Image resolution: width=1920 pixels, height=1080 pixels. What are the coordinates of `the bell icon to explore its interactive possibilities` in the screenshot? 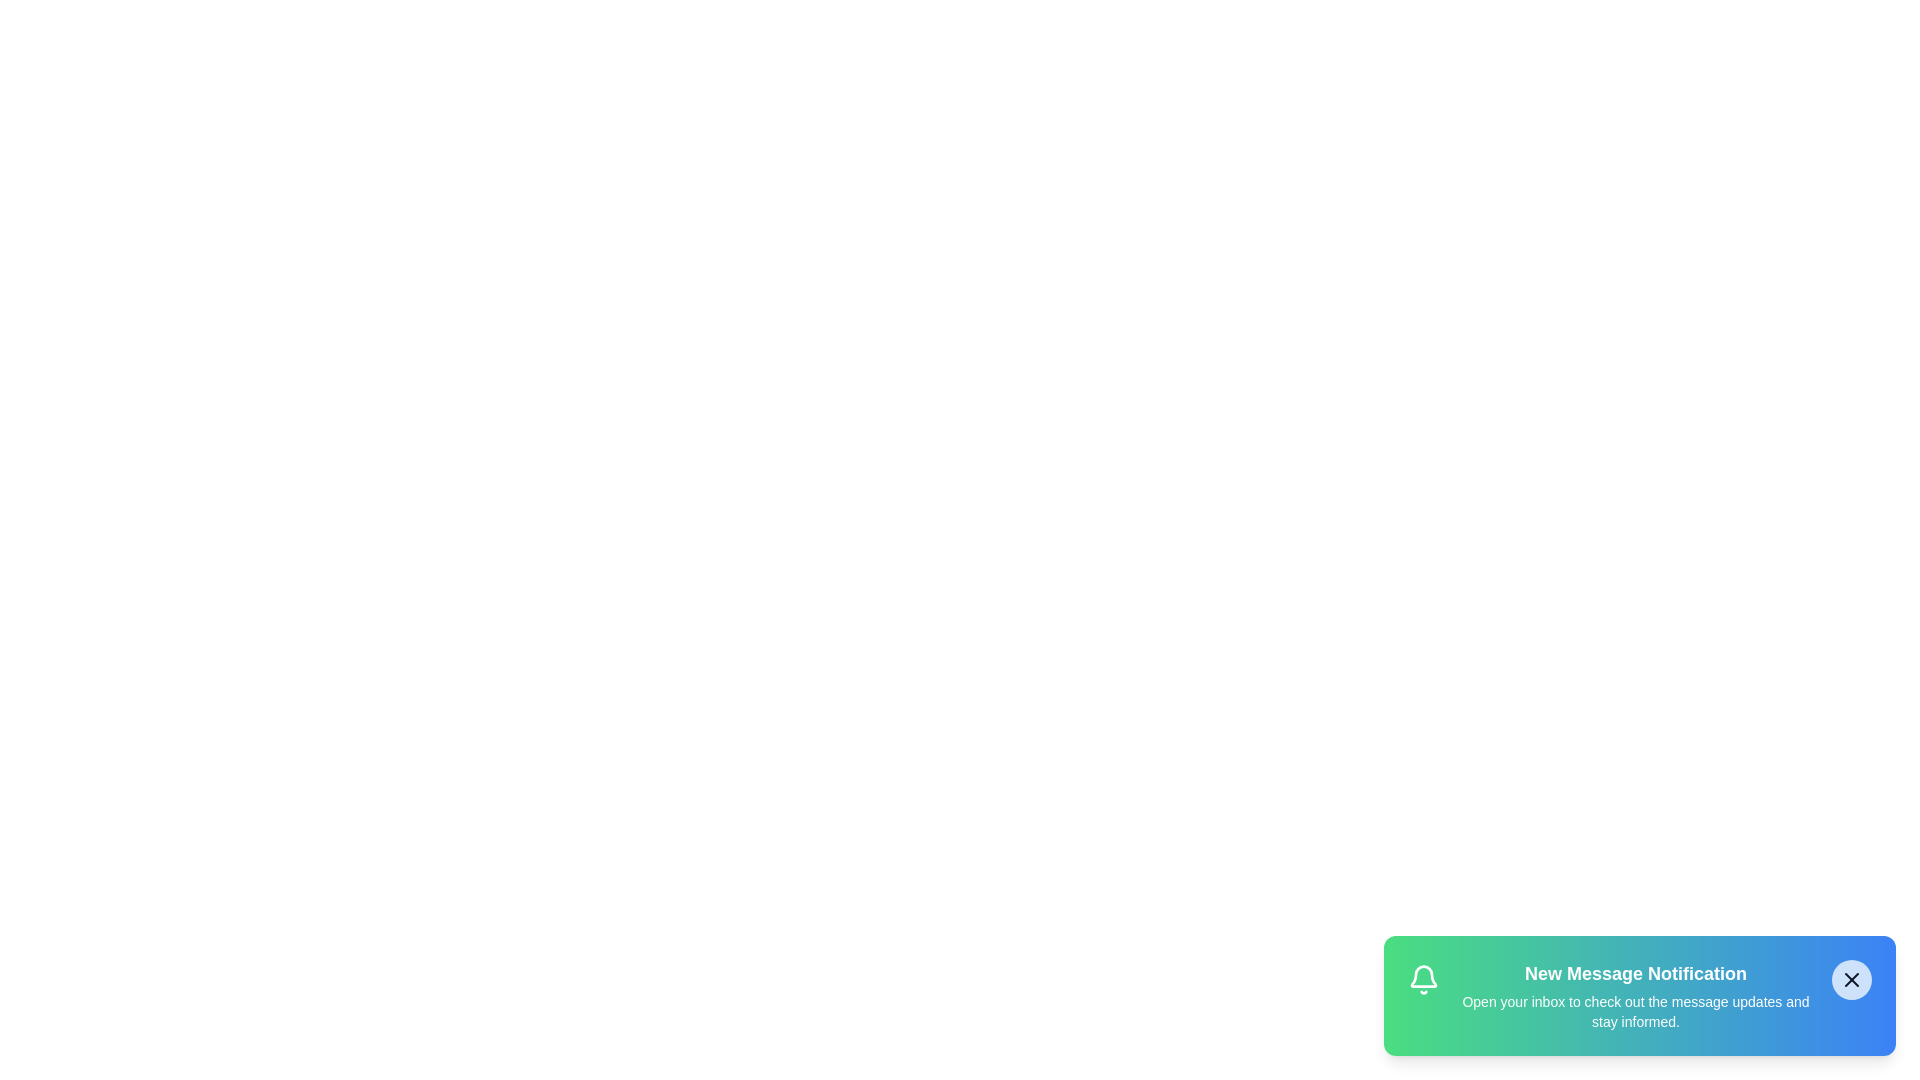 It's located at (1423, 978).